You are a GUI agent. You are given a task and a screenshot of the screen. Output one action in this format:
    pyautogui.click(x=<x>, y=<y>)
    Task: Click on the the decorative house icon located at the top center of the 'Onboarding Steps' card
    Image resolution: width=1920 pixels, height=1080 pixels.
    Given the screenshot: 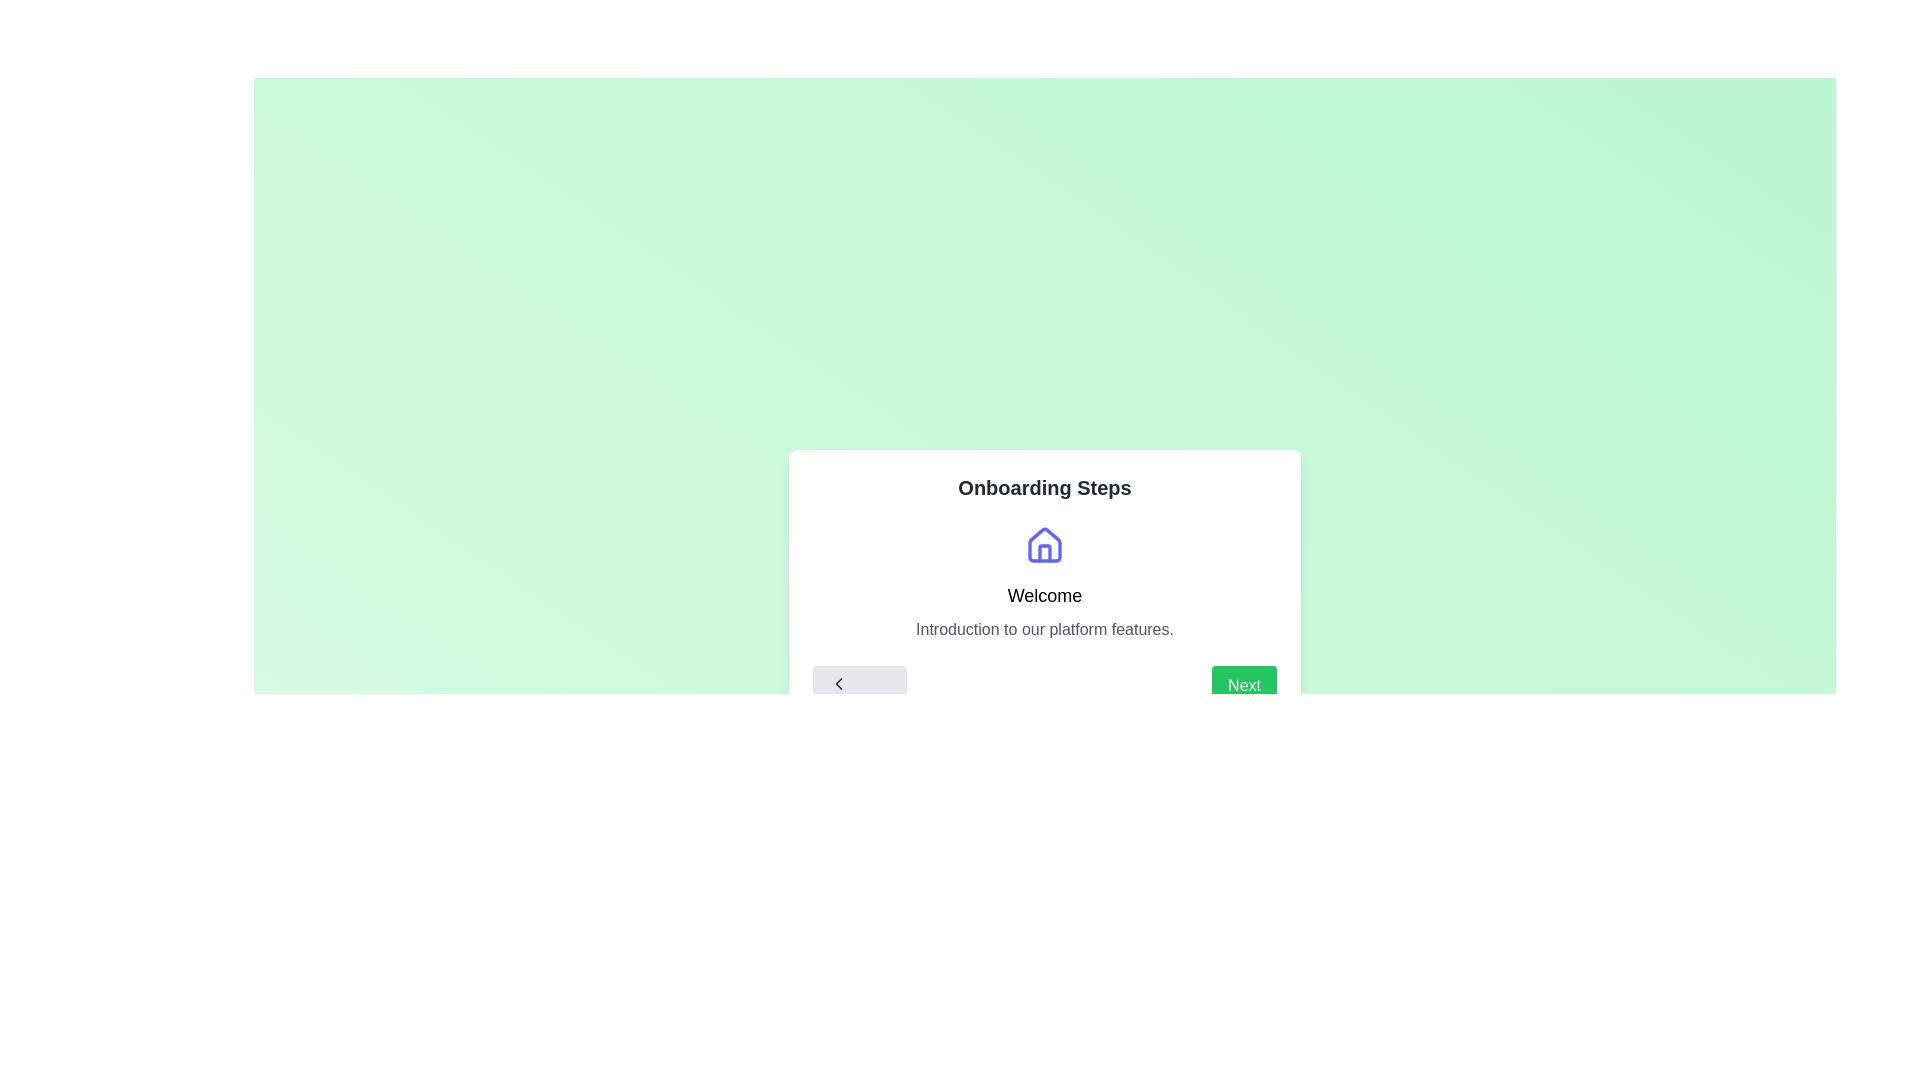 What is the action you would take?
    pyautogui.click(x=1044, y=553)
    